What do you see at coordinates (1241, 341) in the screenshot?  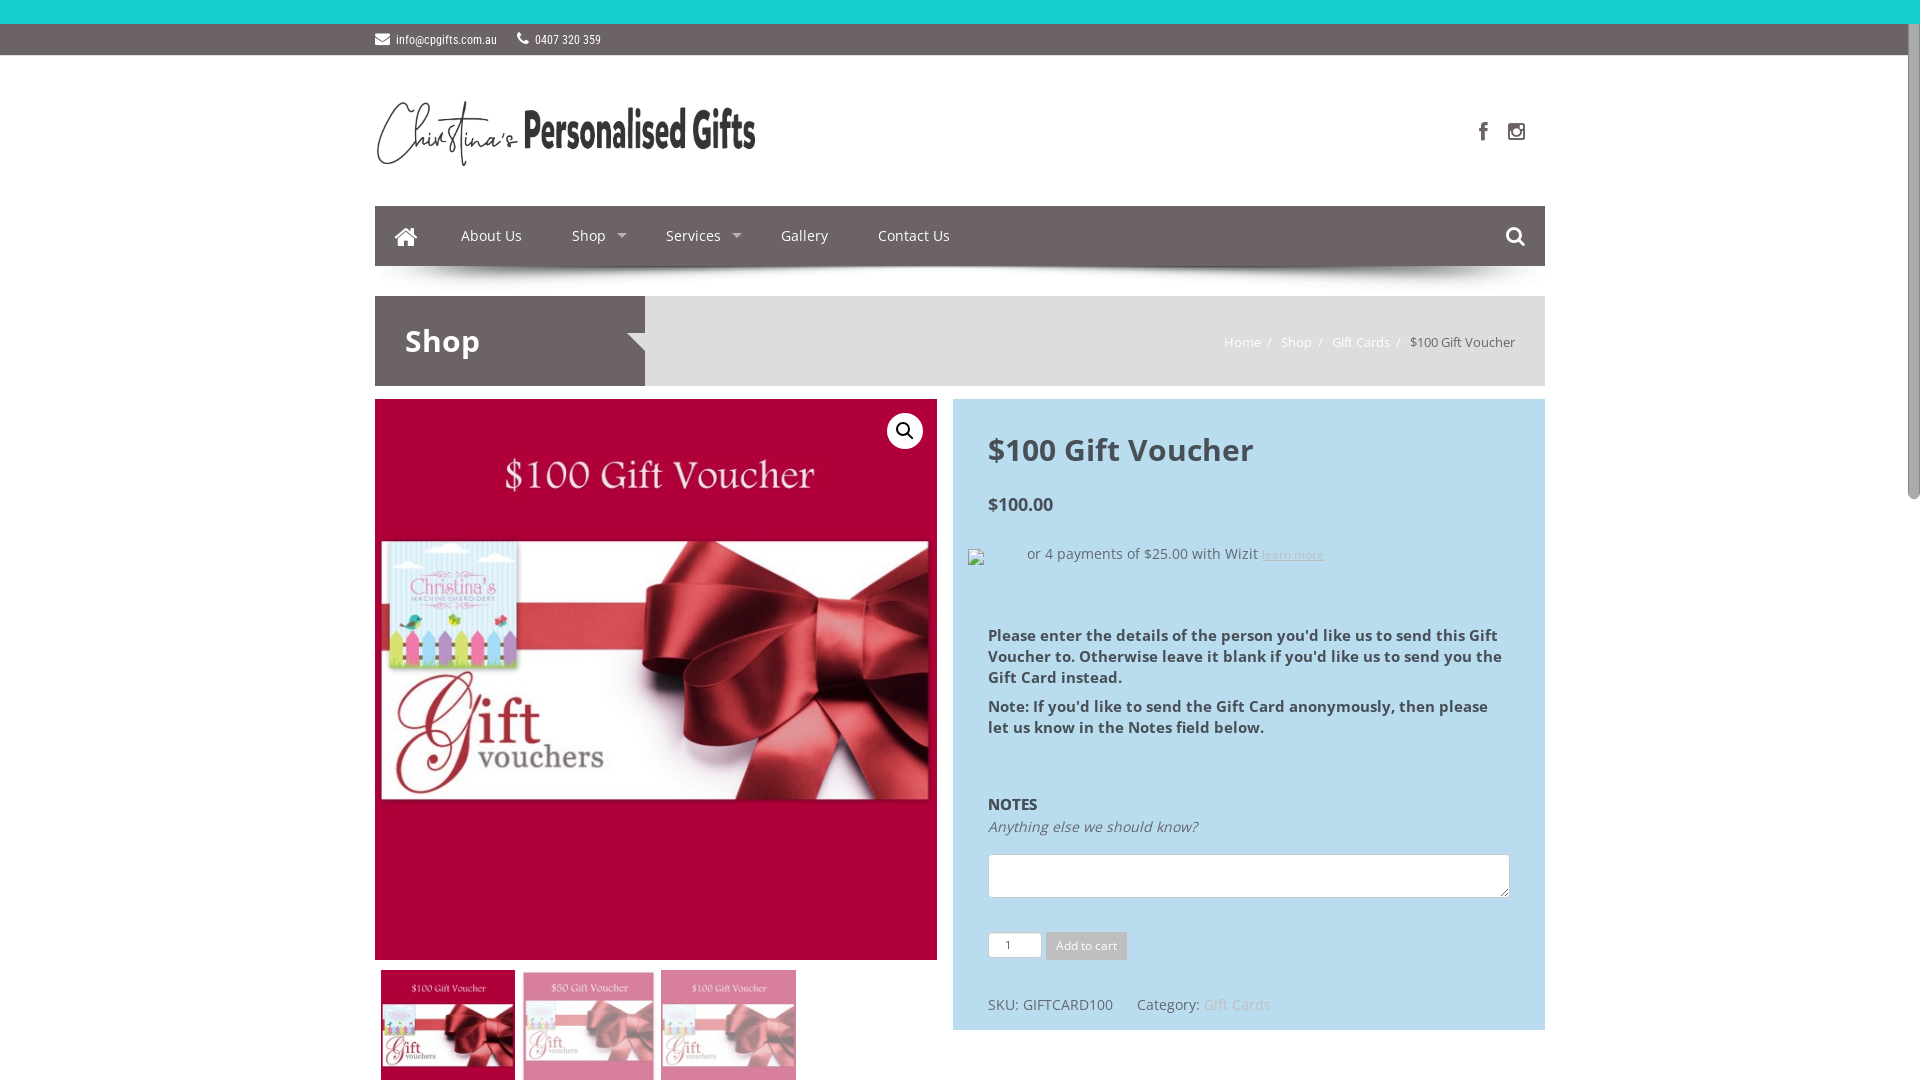 I see `'Home'` at bounding box center [1241, 341].